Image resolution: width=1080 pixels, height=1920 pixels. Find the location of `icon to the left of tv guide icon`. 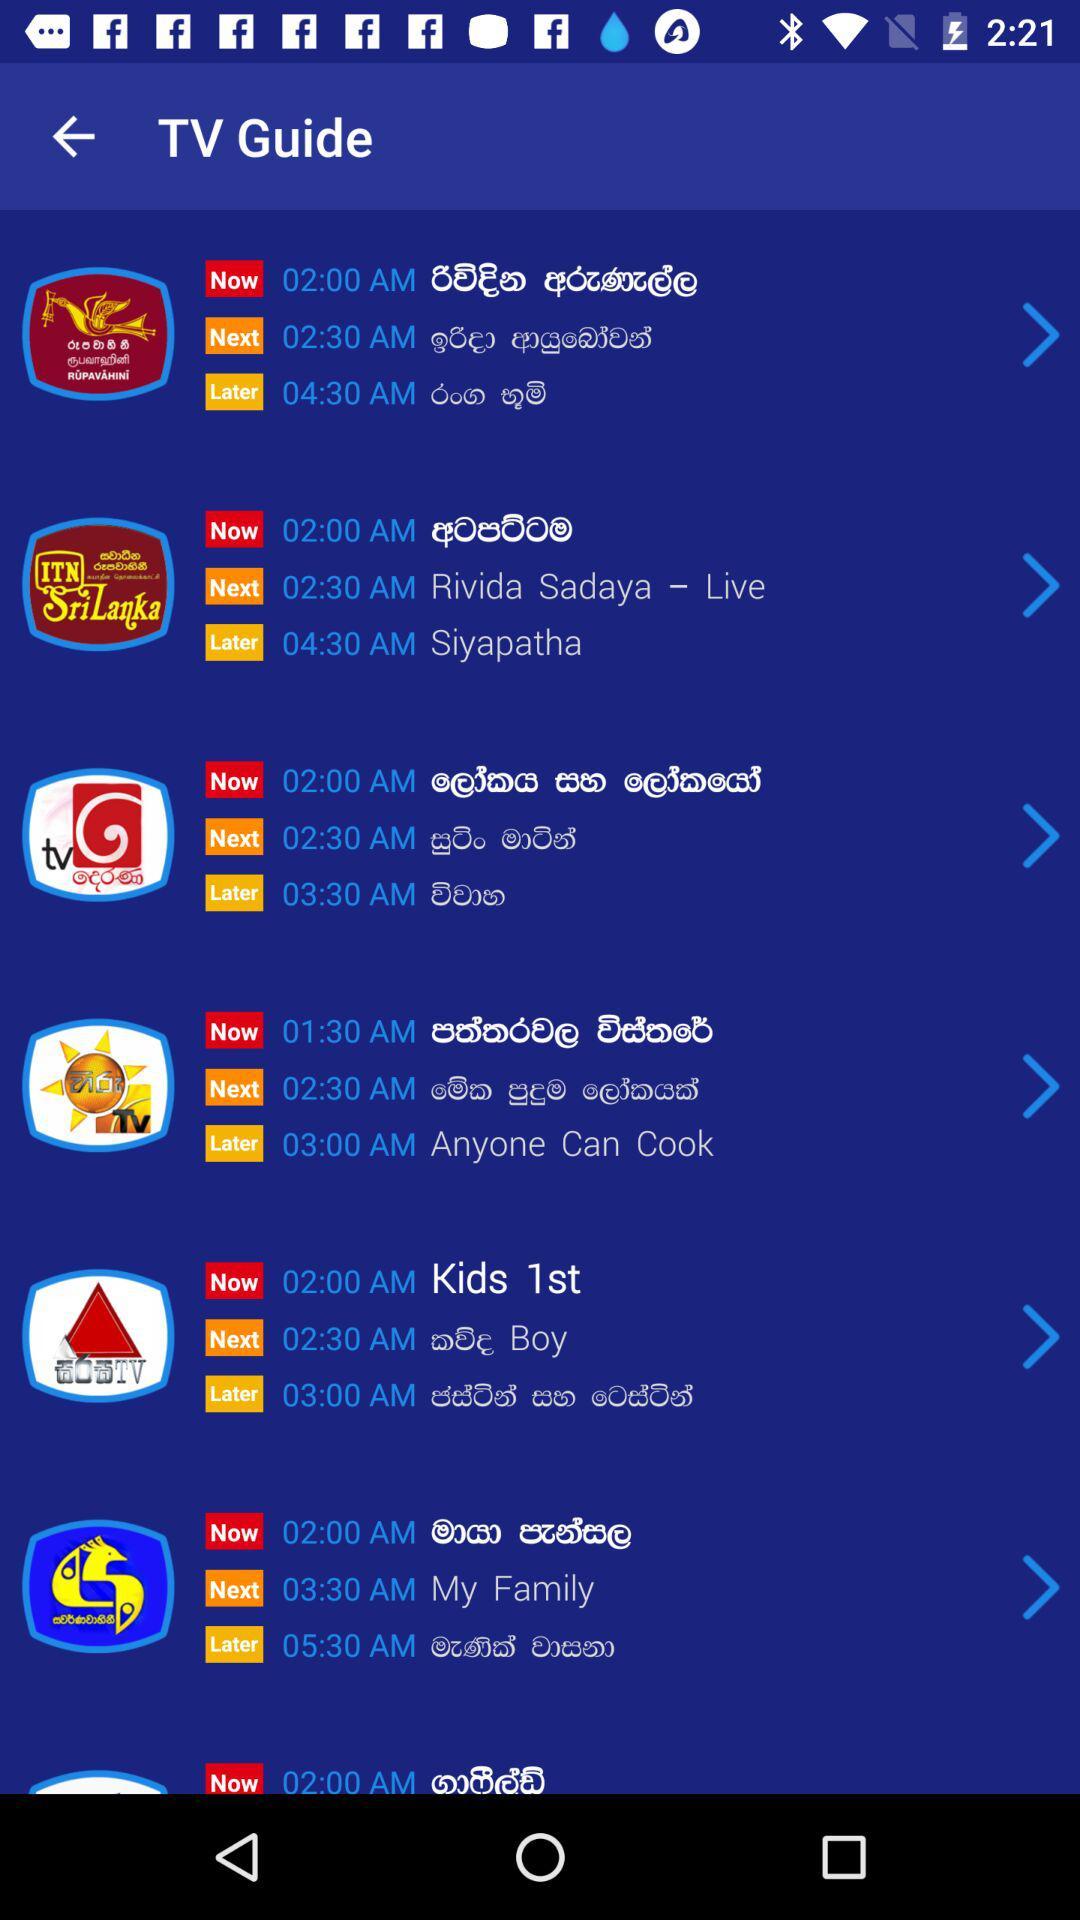

icon to the left of tv guide icon is located at coordinates (72, 135).